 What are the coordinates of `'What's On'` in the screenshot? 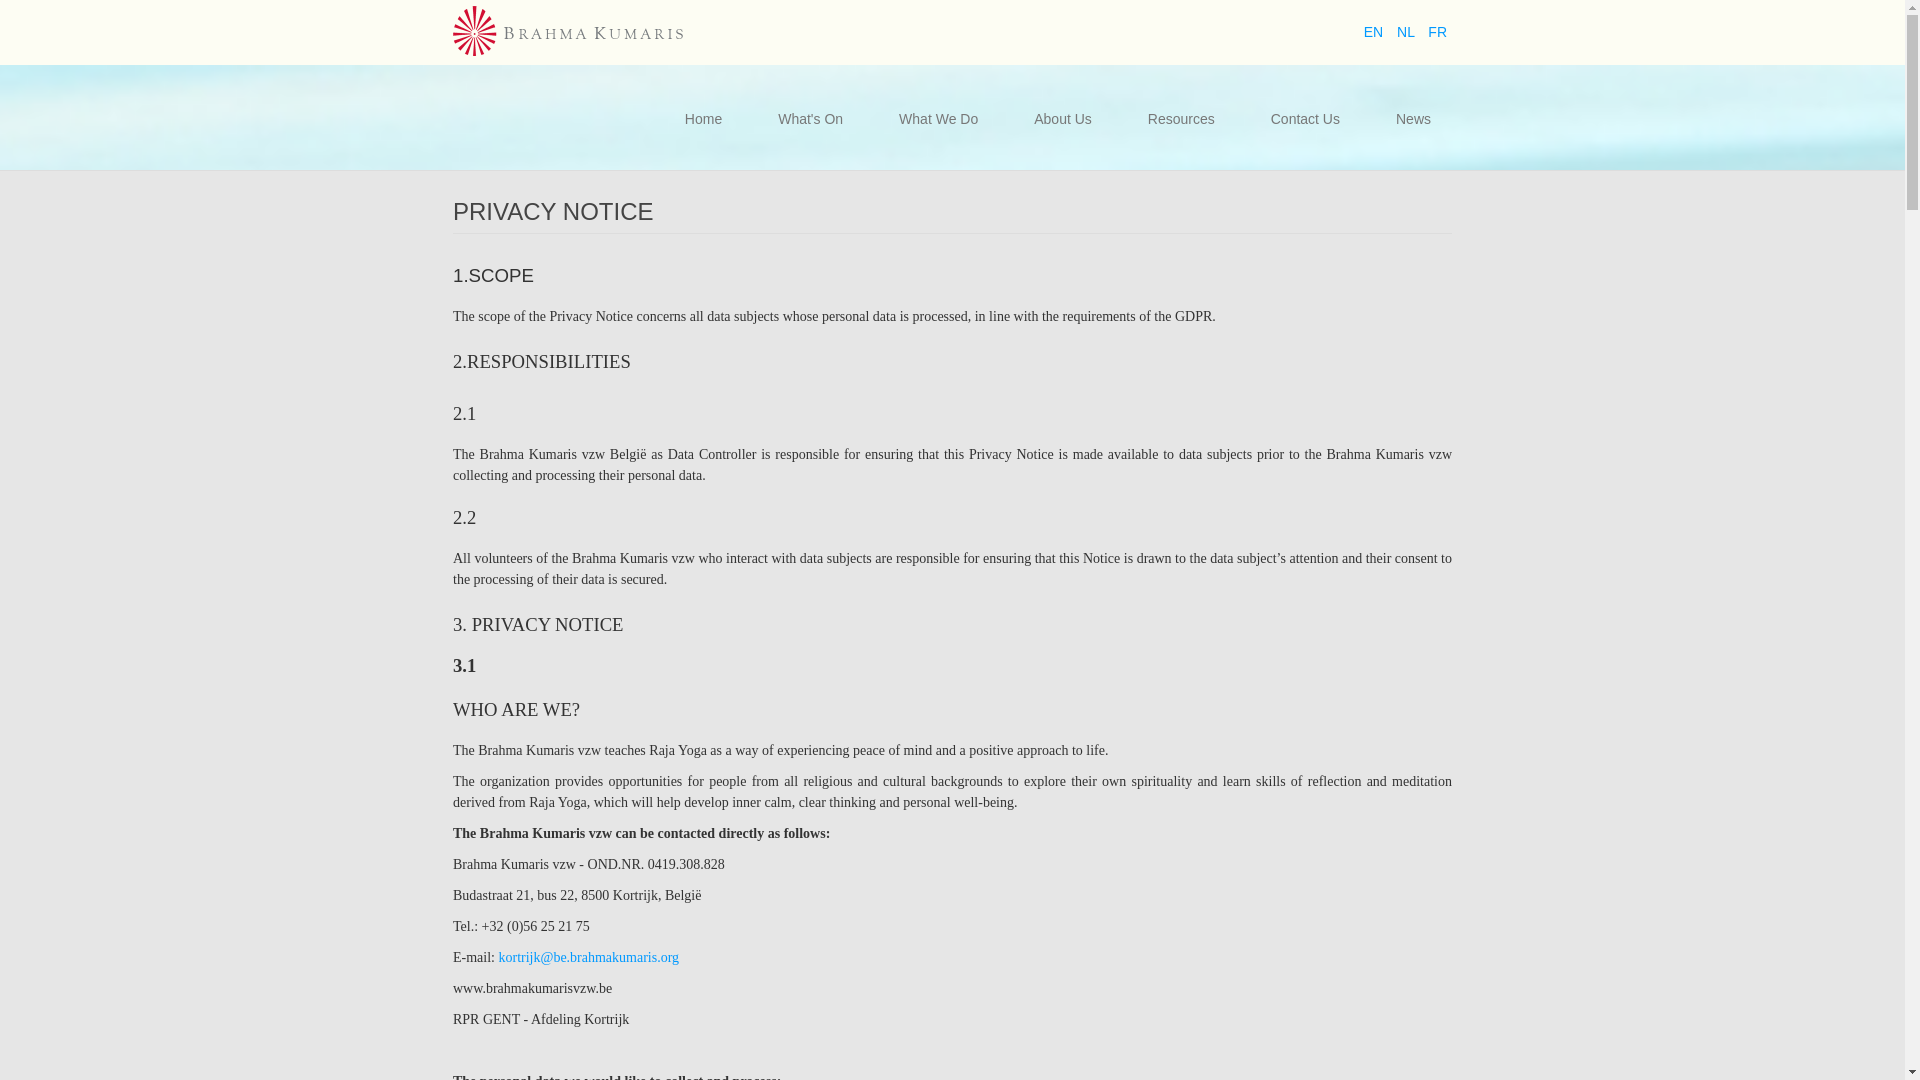 It's located at (810, 119).